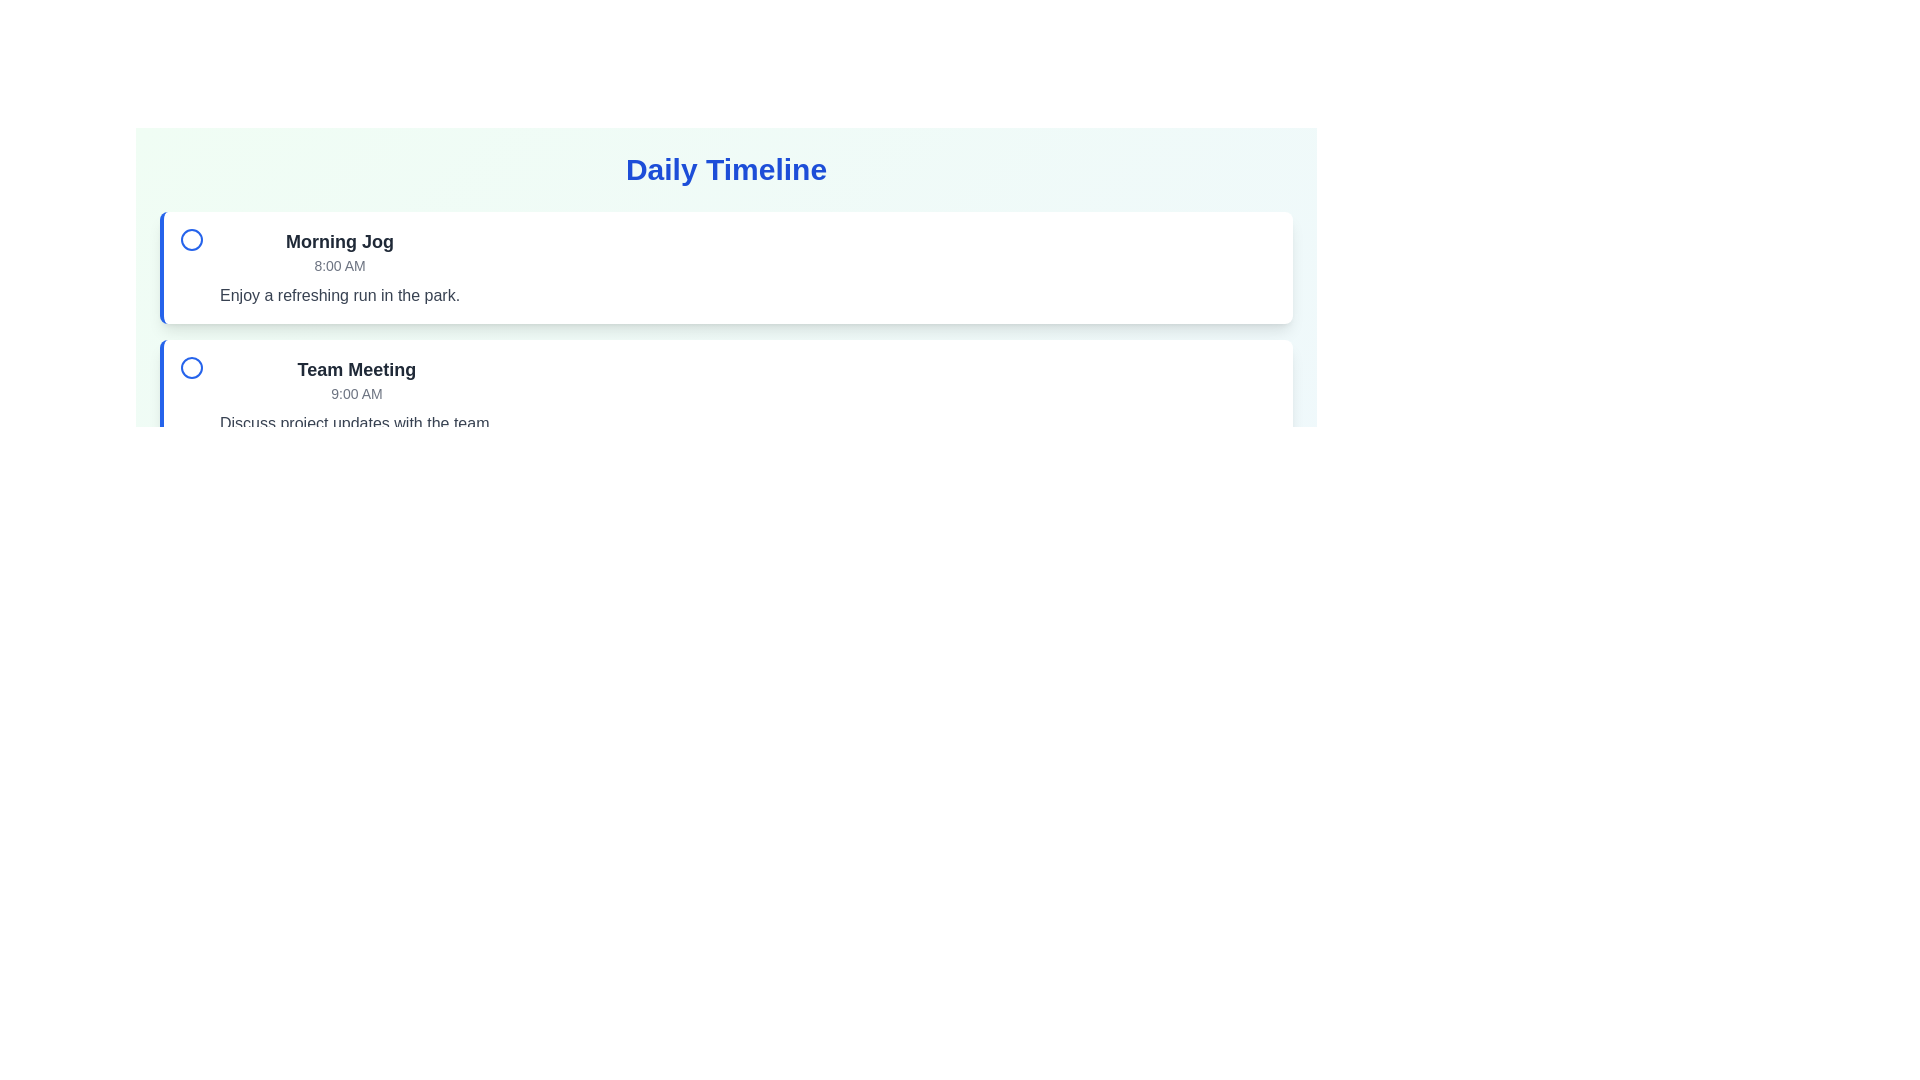  Describe the element at coordinates (340, 296) in the screenshot. I see `the text label displaying 'Enjoy a refreshing run in the park.' which is located below the 'Morning Jog' entry in the timeline` at that location.